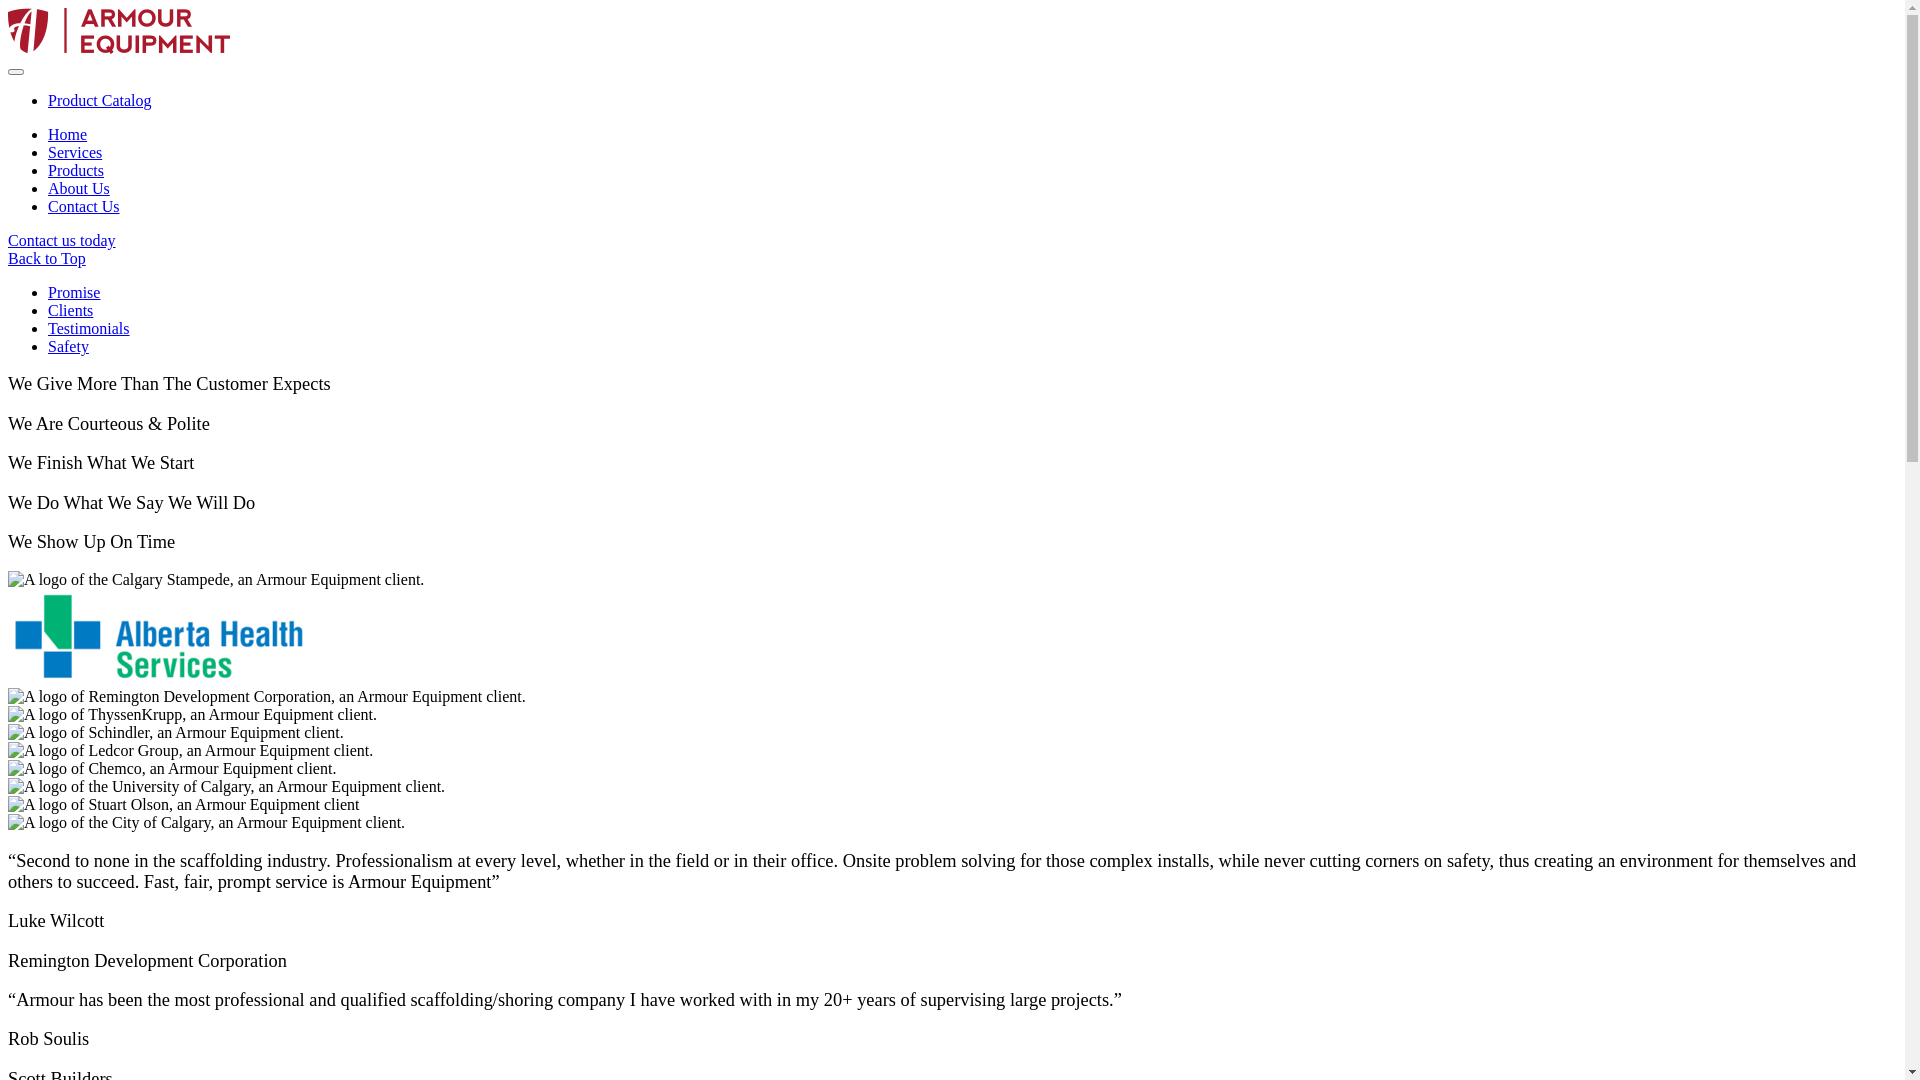  I want to click on 'Product Catalog', so click(99, 100).